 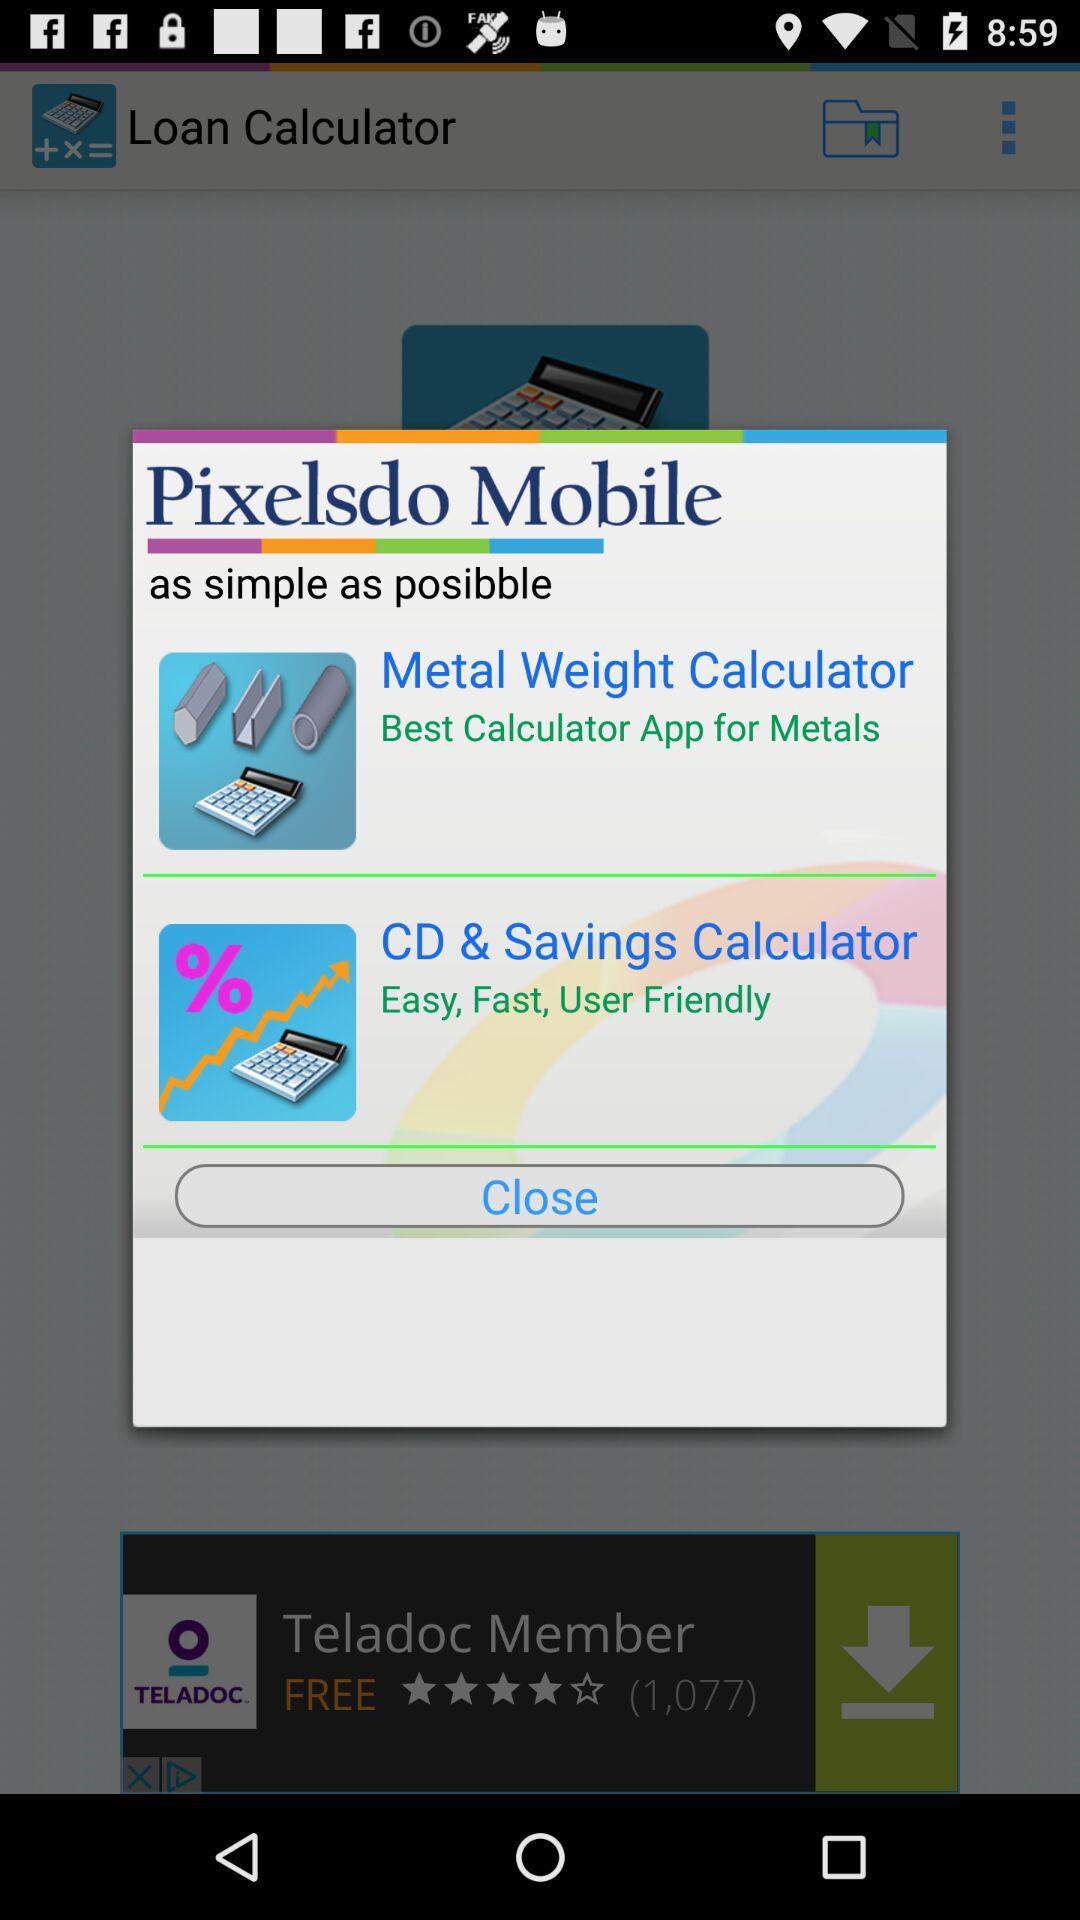 What do you see at coordinates (649, 938) in the screenshot?
I see `the cd & savings calculator` at bounding box center [649, 938].